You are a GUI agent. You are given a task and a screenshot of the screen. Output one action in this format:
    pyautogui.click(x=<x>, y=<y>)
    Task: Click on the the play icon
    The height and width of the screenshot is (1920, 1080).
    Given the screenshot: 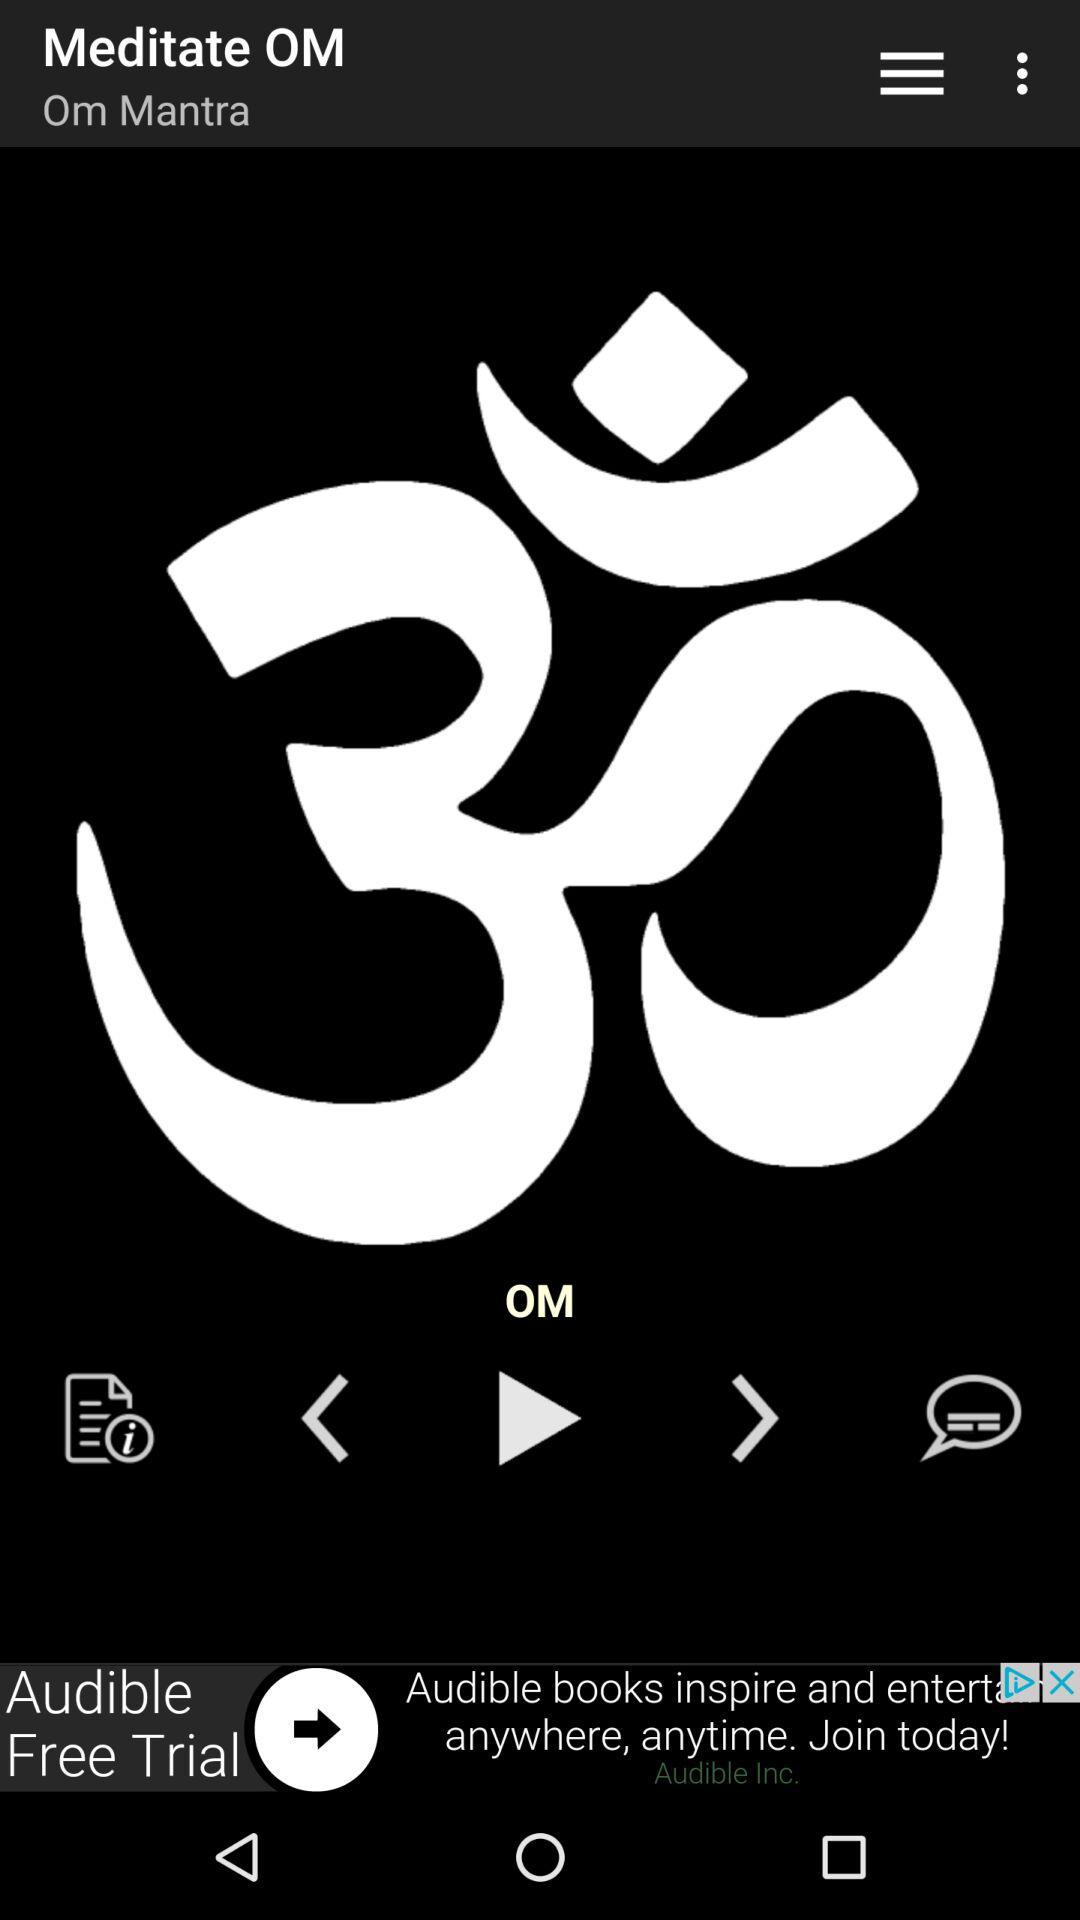 What is the action you would take?
    pyautogui.click(x=540, y=1417)
    